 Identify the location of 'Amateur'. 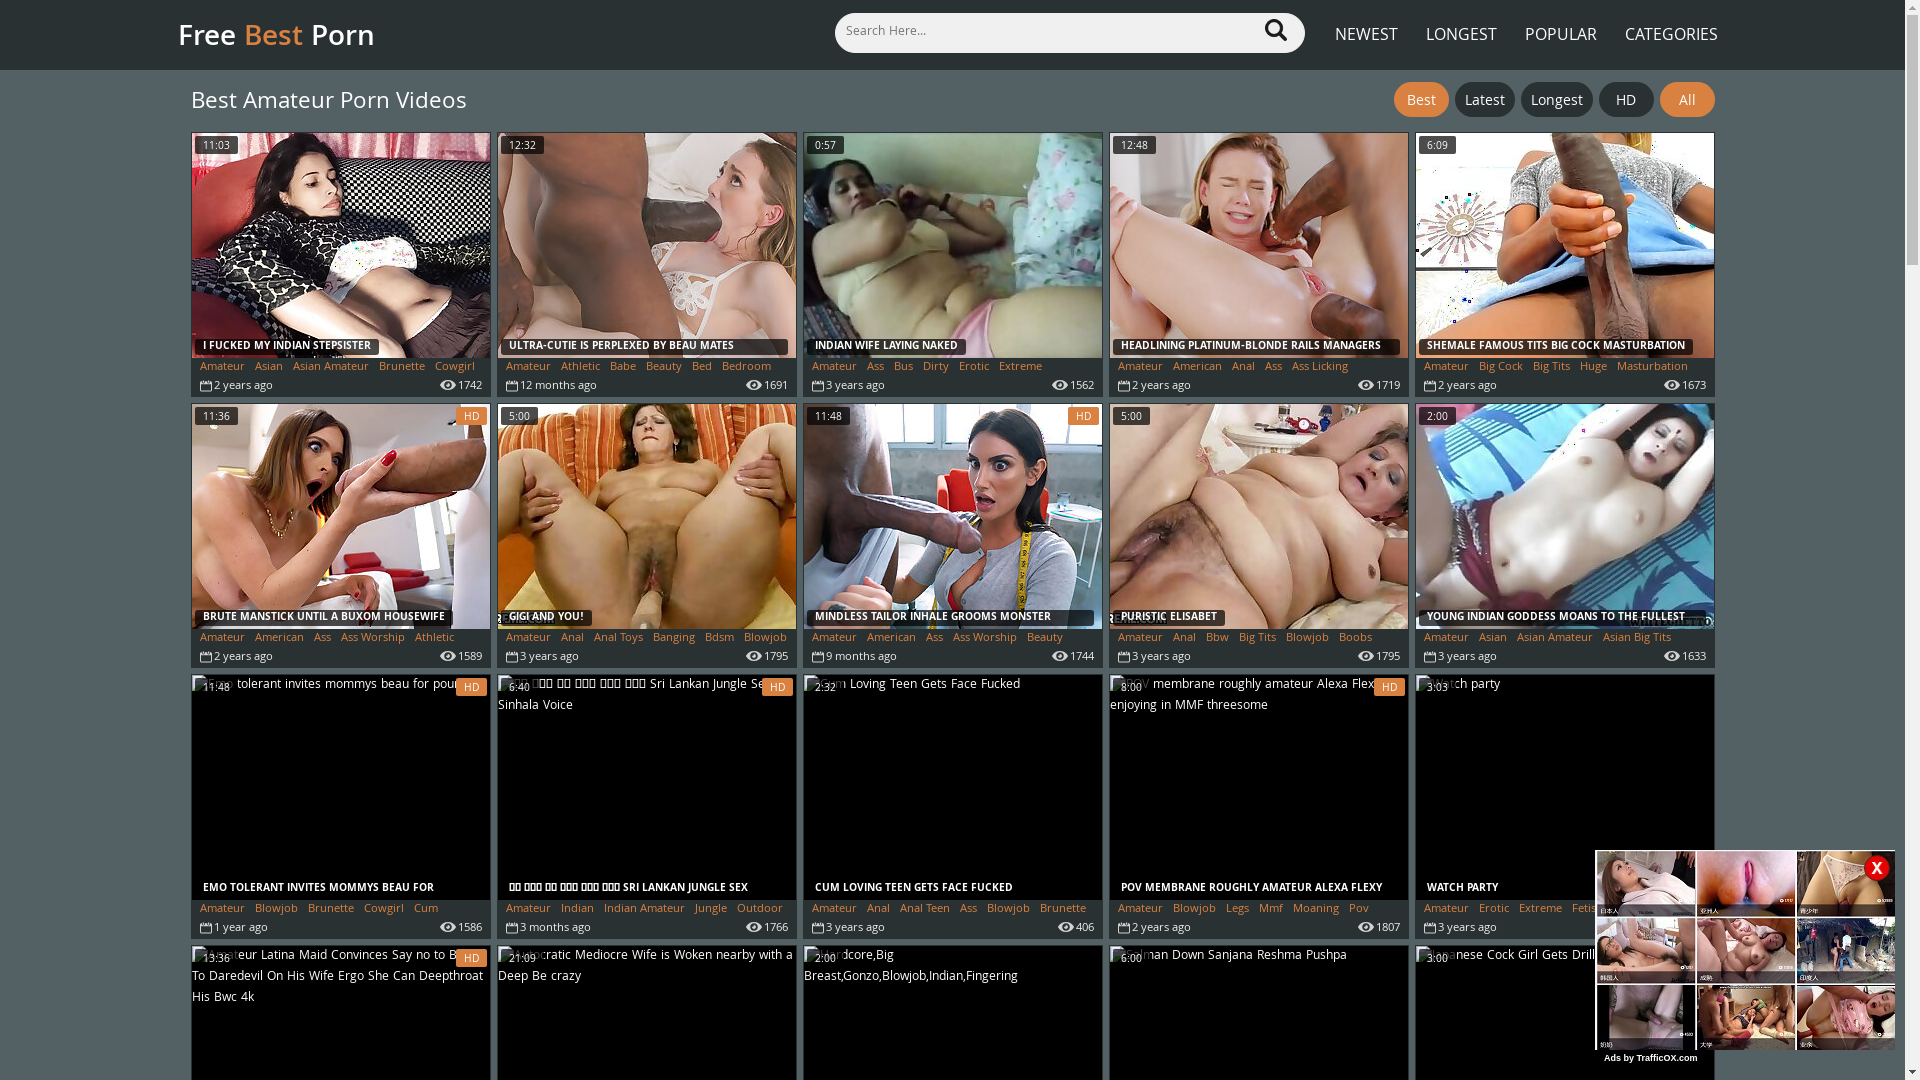
(834, 909).